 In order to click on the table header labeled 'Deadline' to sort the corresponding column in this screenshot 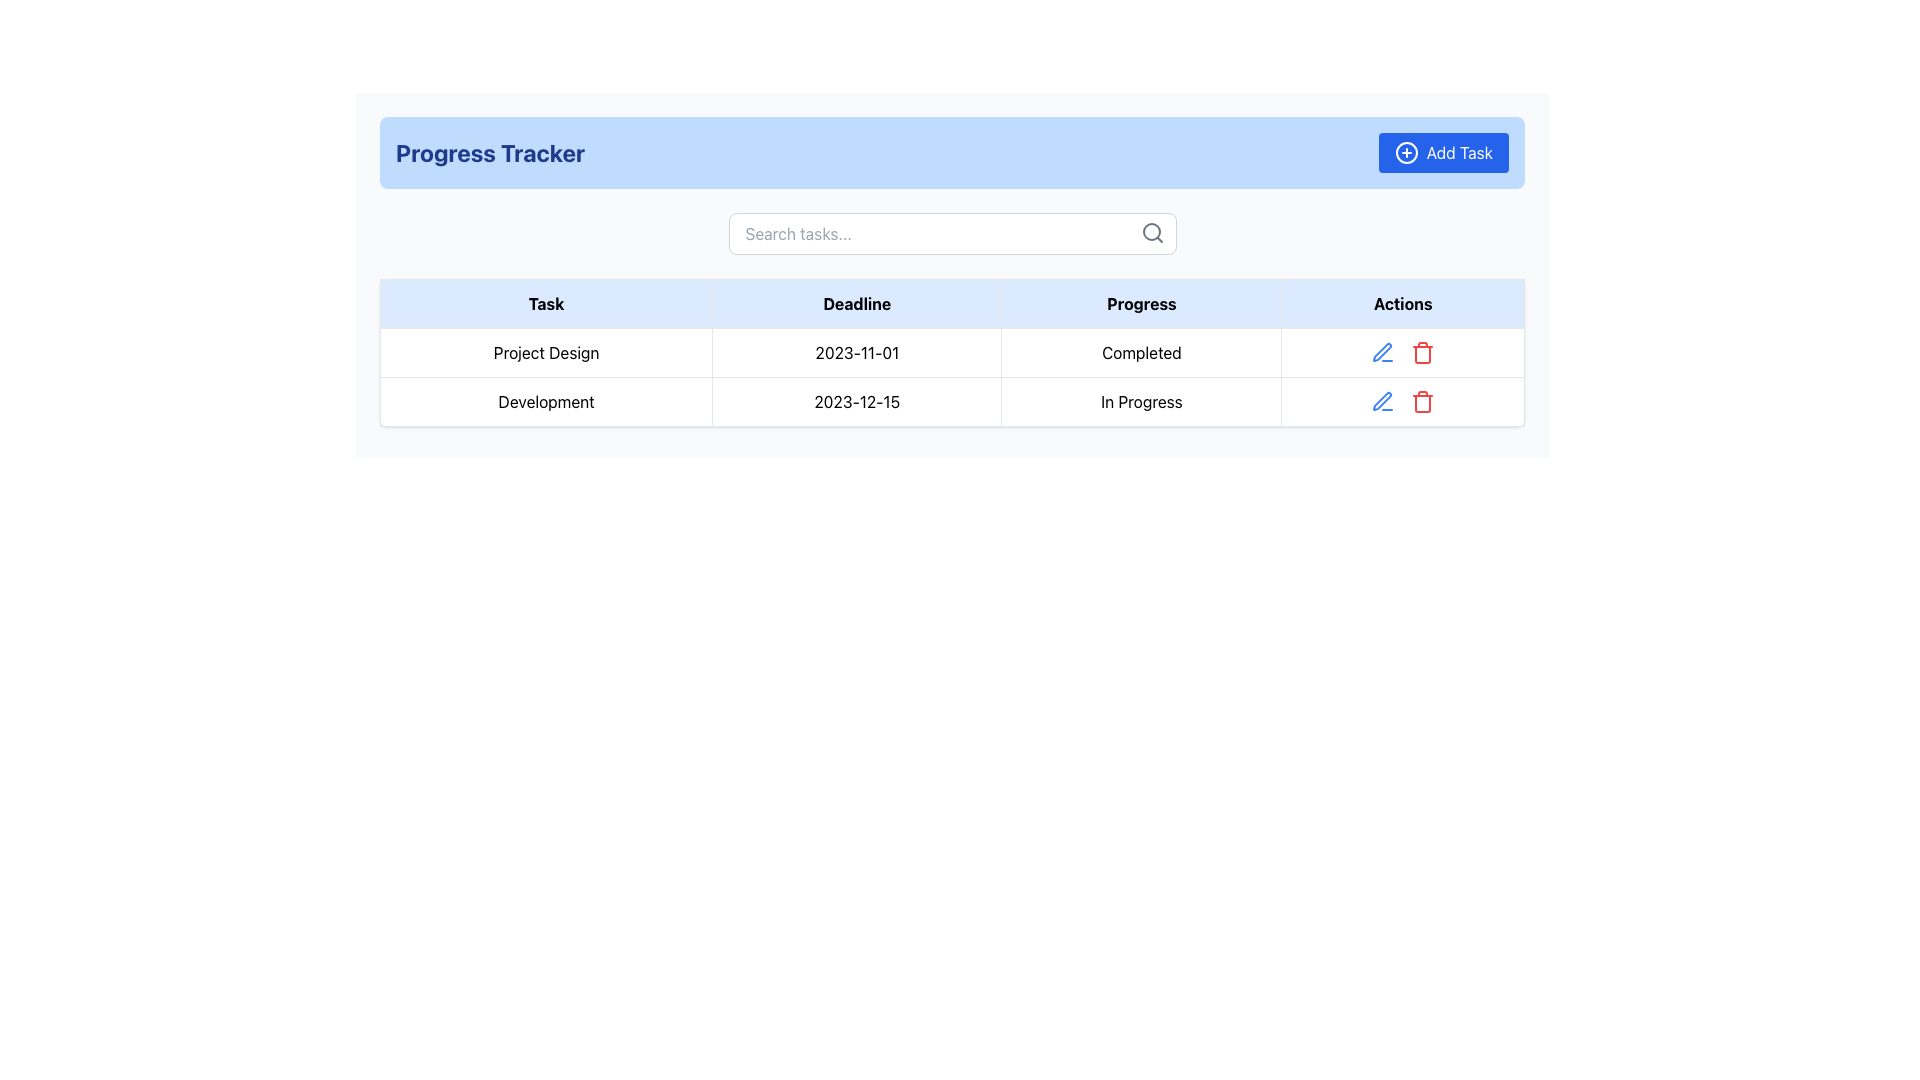, I will do `click(857, 304)`.